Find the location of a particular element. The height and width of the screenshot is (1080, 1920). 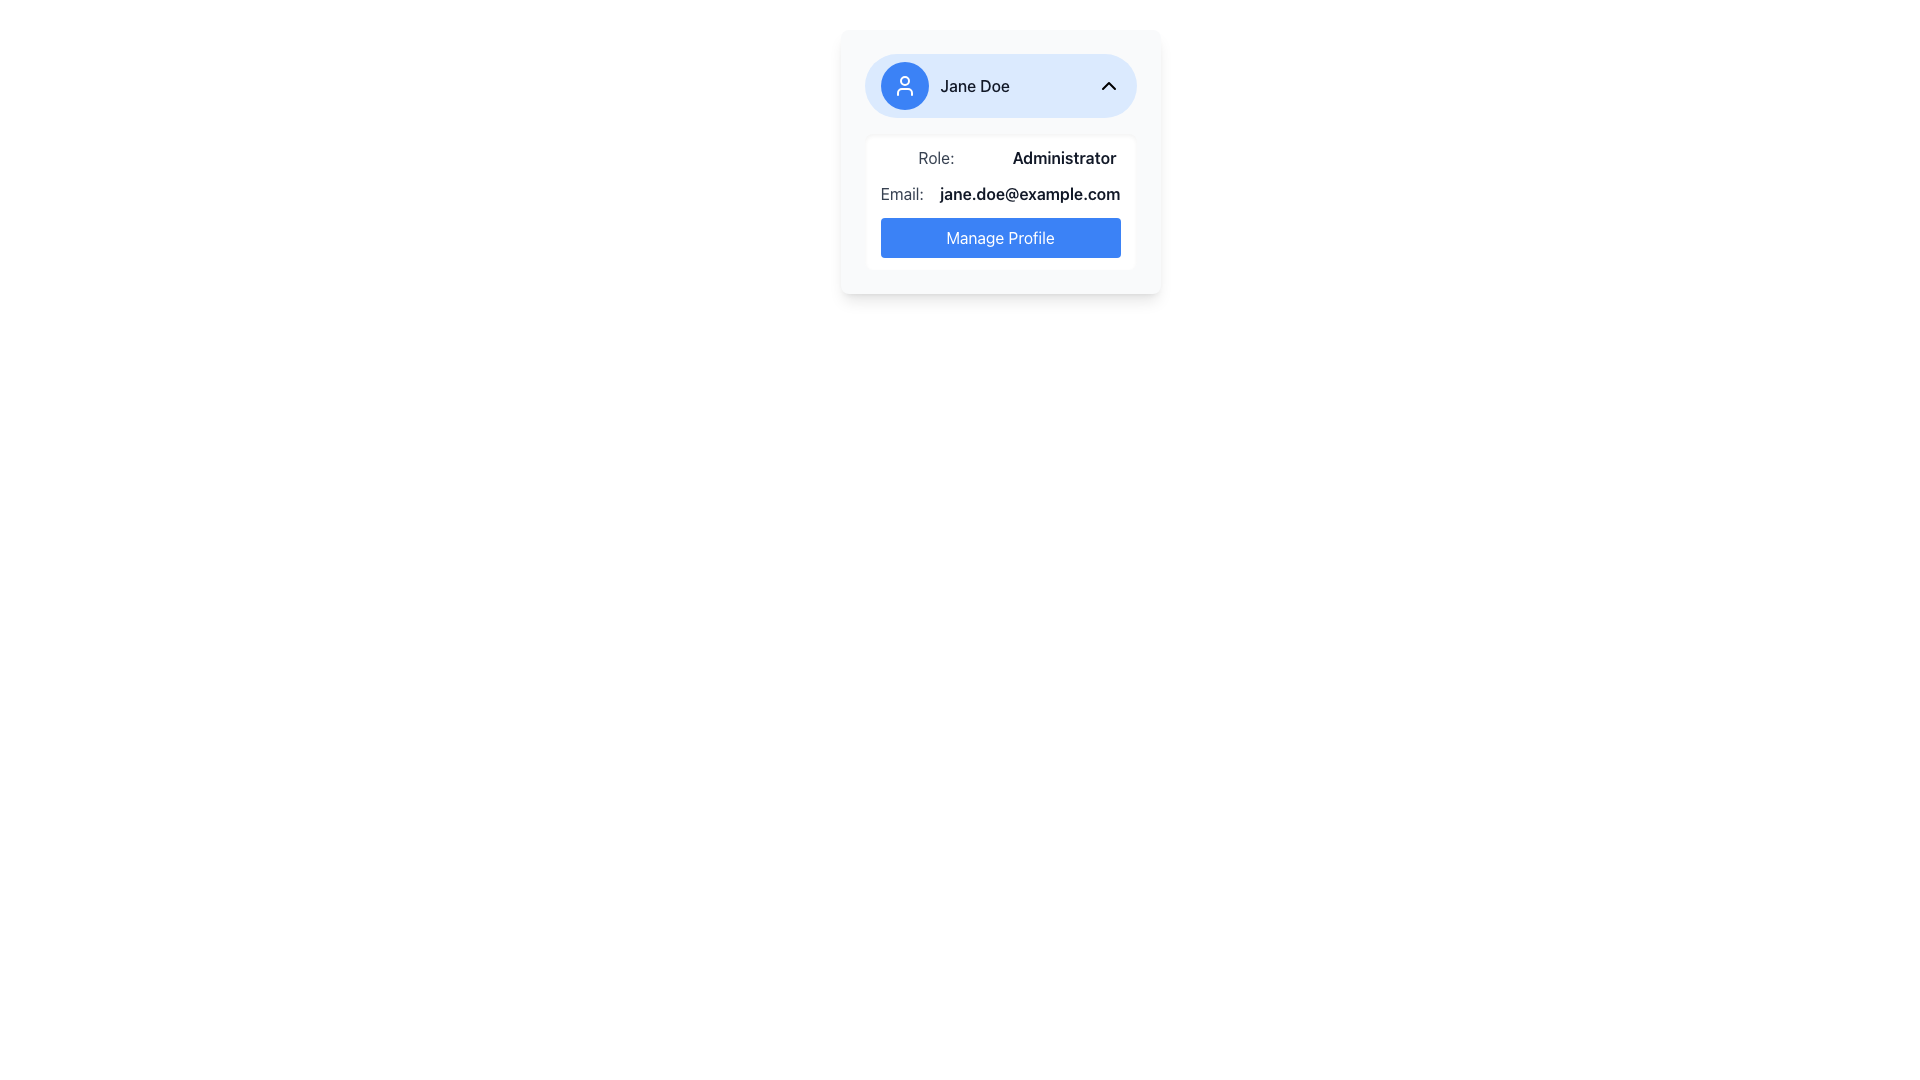

the Text label displaying the user's name located in the header section of the user profile card, which is to the right of the circular user icon is located at coordinates (975, 84).